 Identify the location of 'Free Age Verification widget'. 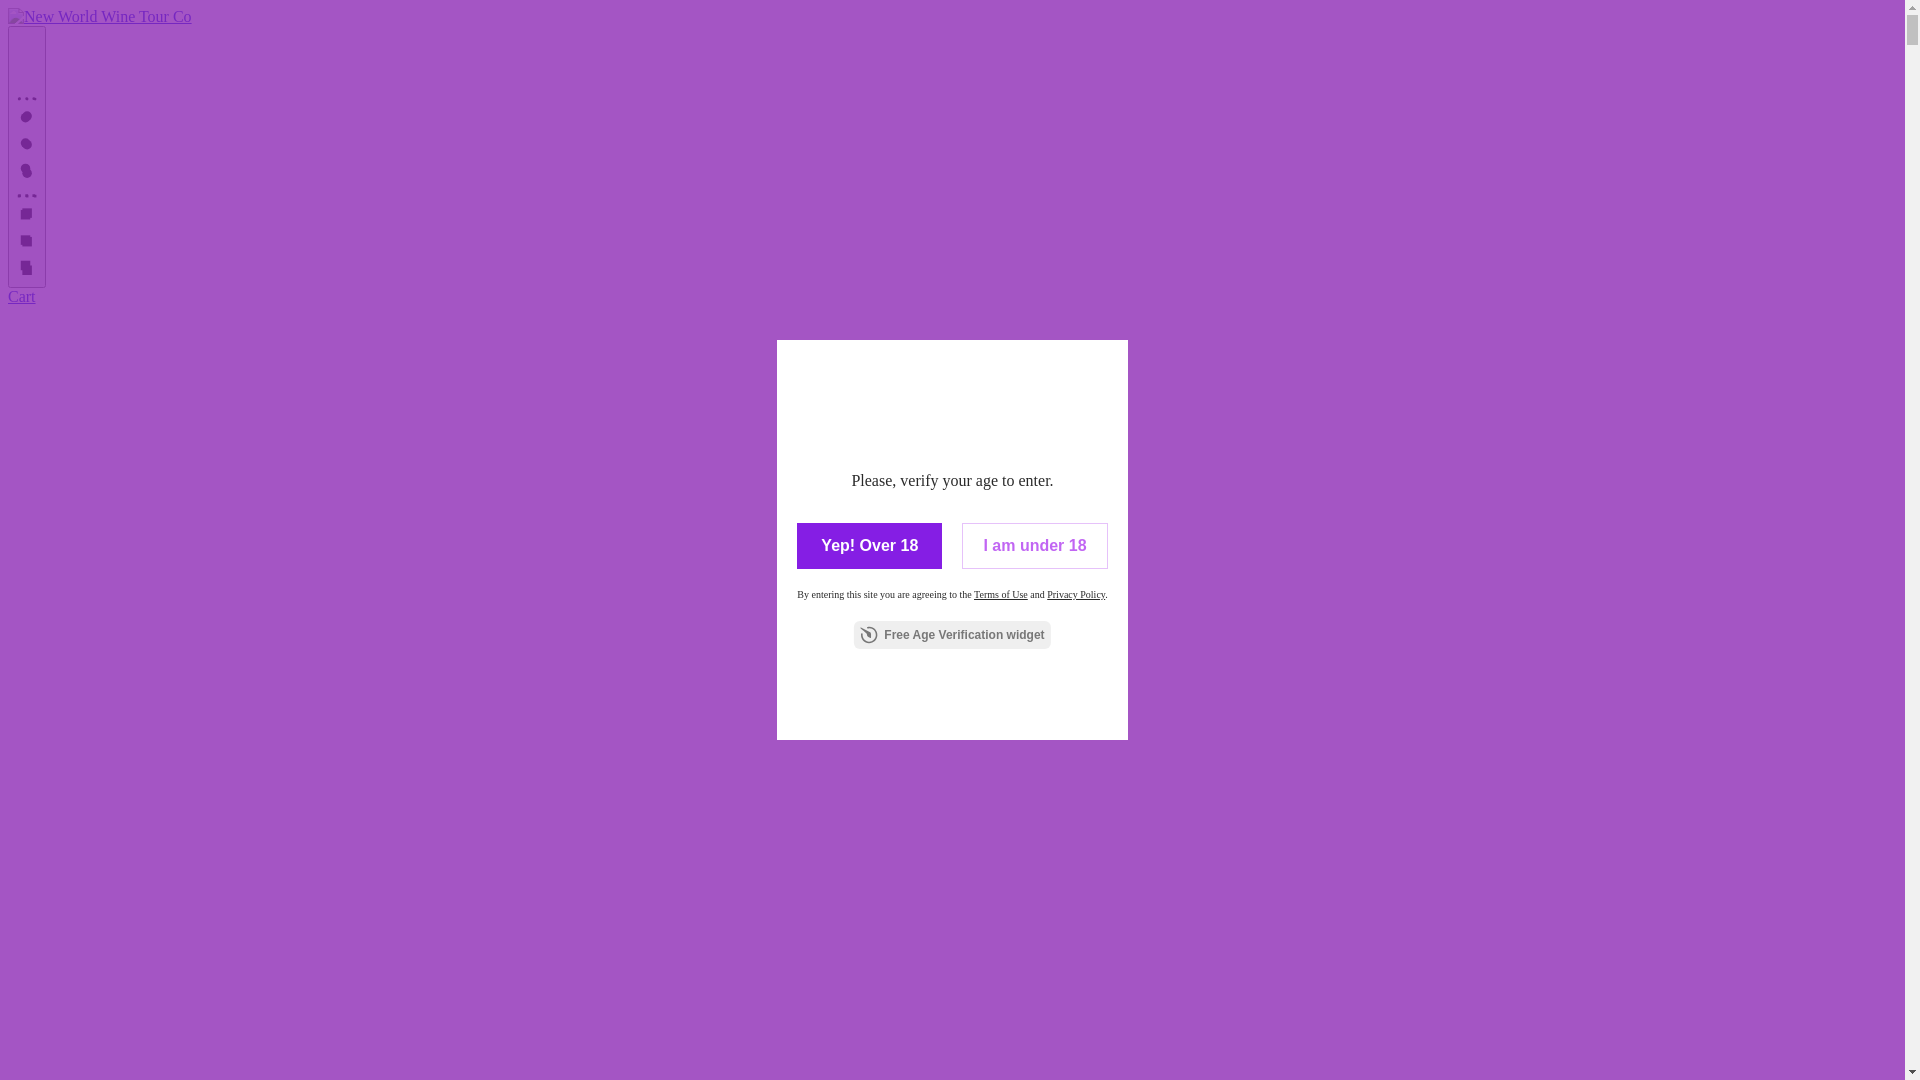
(950, 635).